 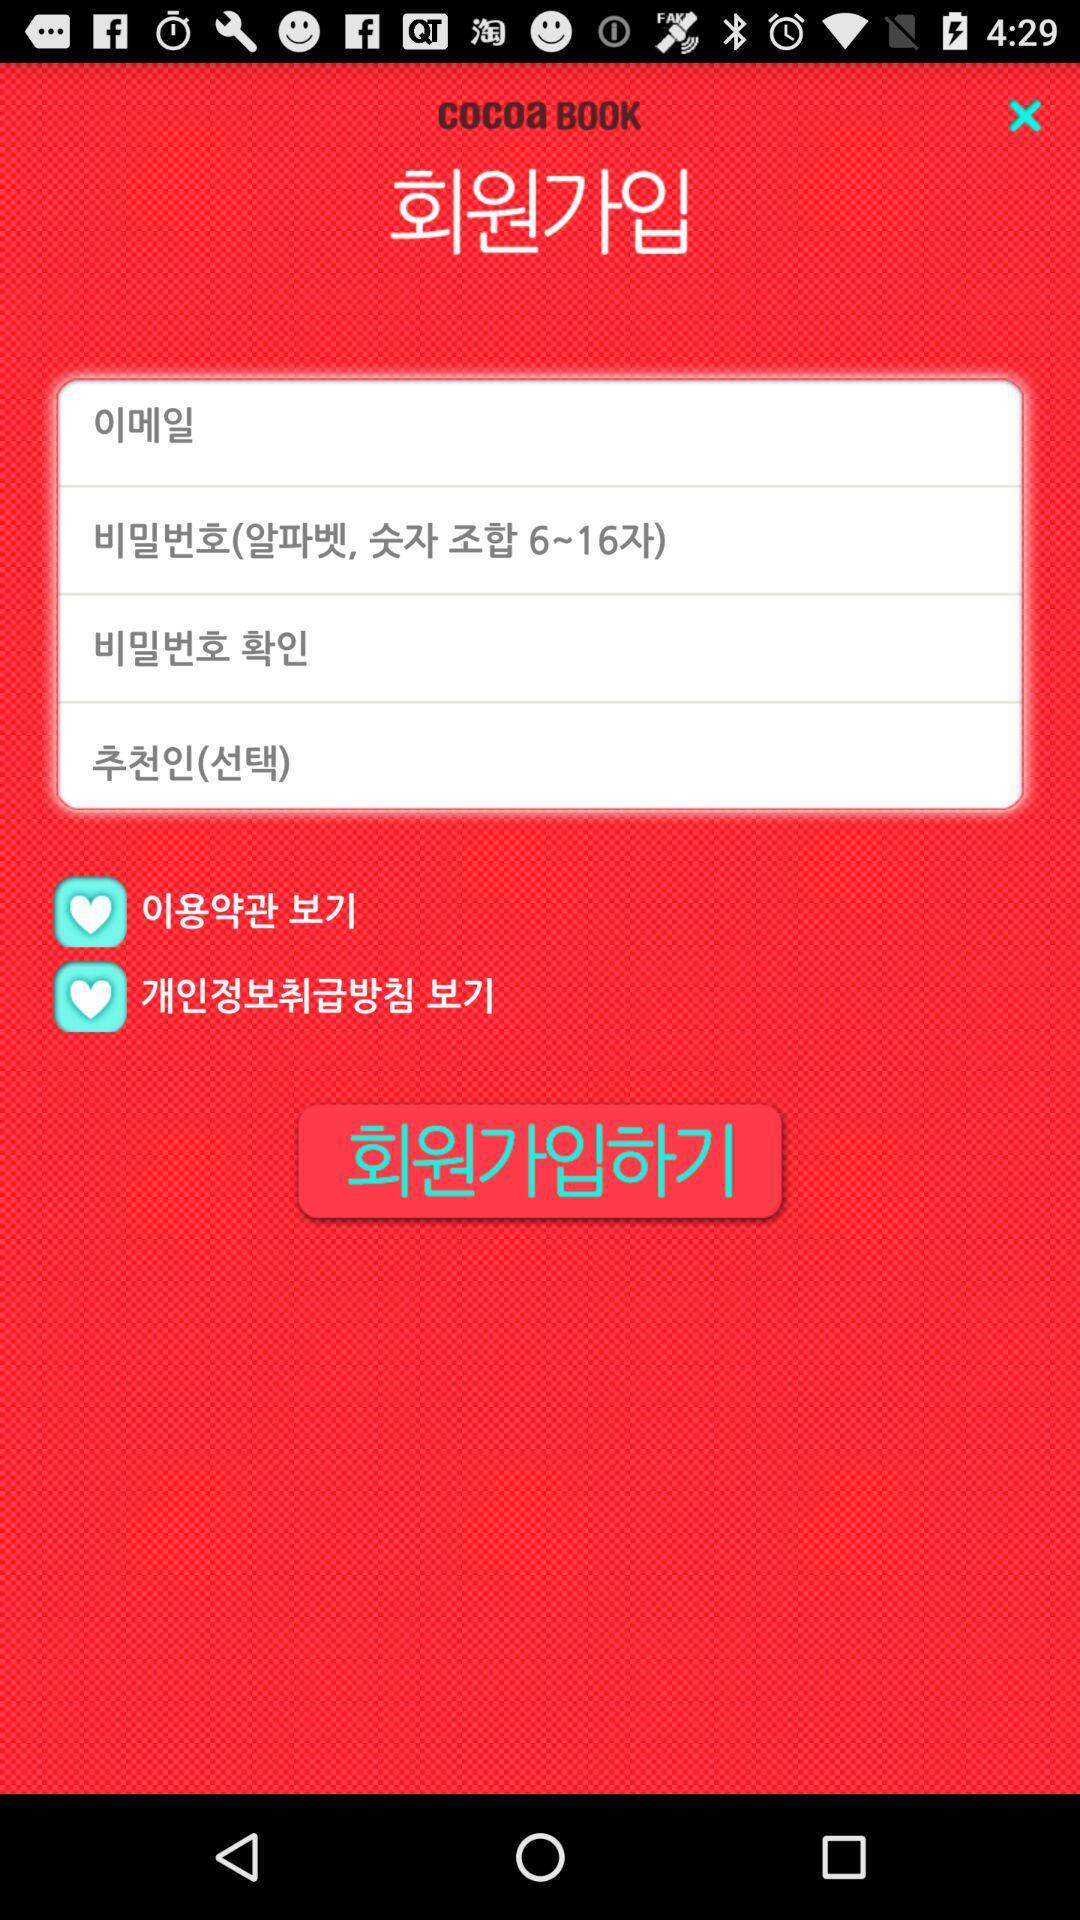 I want to click on mark as favorite, so click(x=88, y=910).